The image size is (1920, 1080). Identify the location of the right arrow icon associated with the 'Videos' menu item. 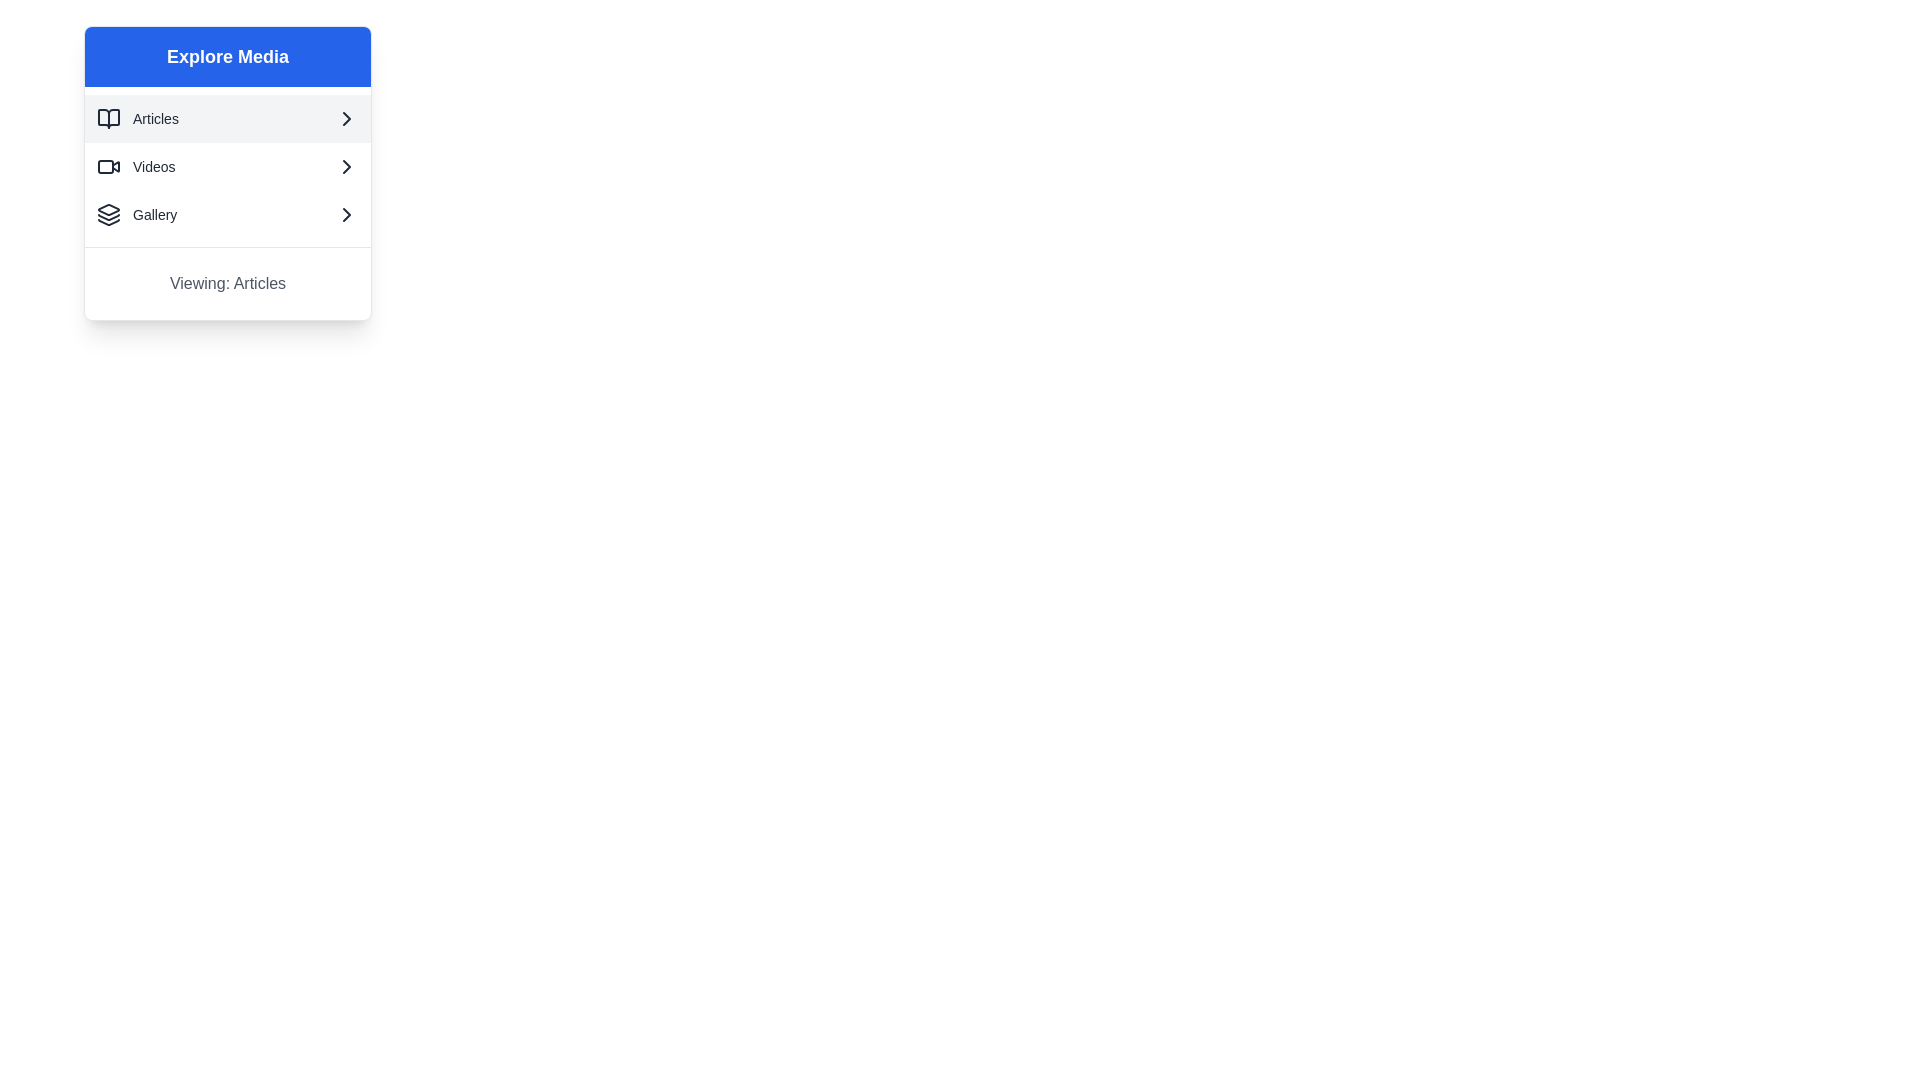
(346, 165).